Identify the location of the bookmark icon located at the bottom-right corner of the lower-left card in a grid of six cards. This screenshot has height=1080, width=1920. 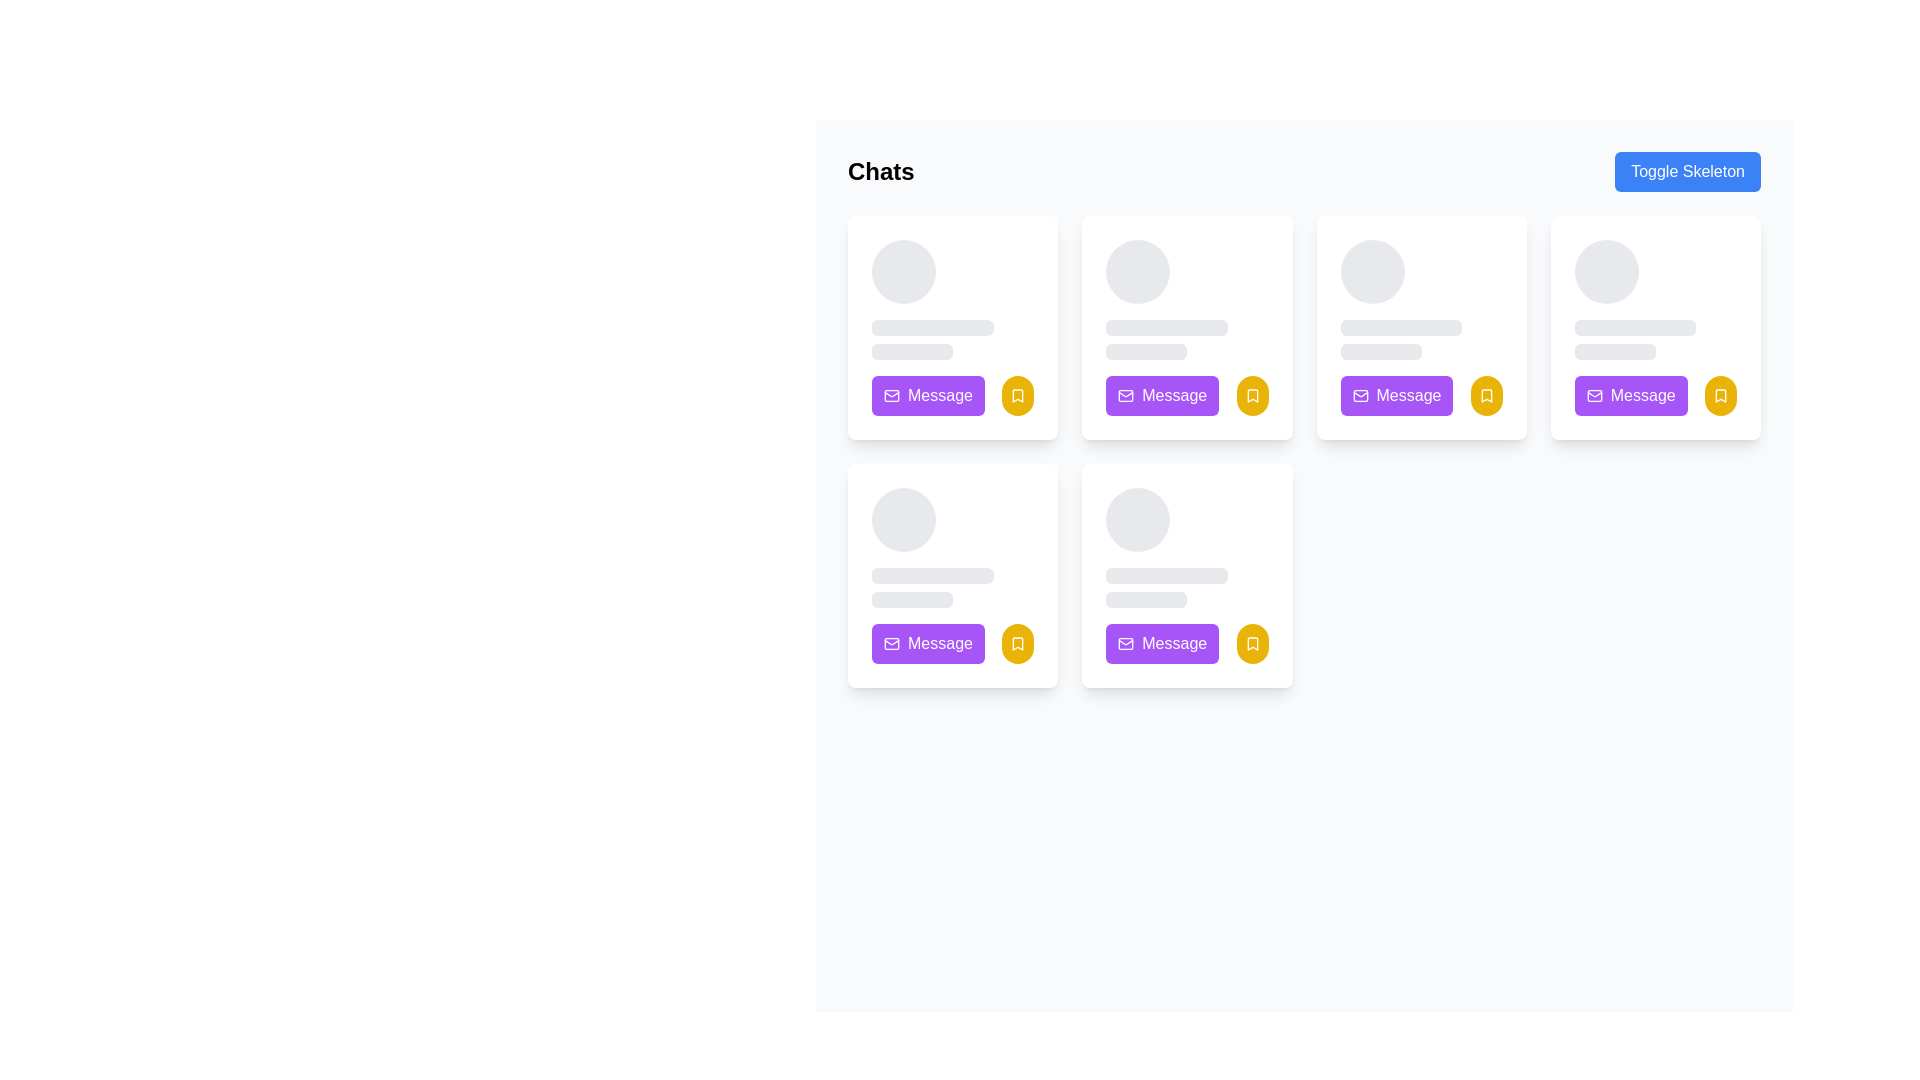
(1251, 644).